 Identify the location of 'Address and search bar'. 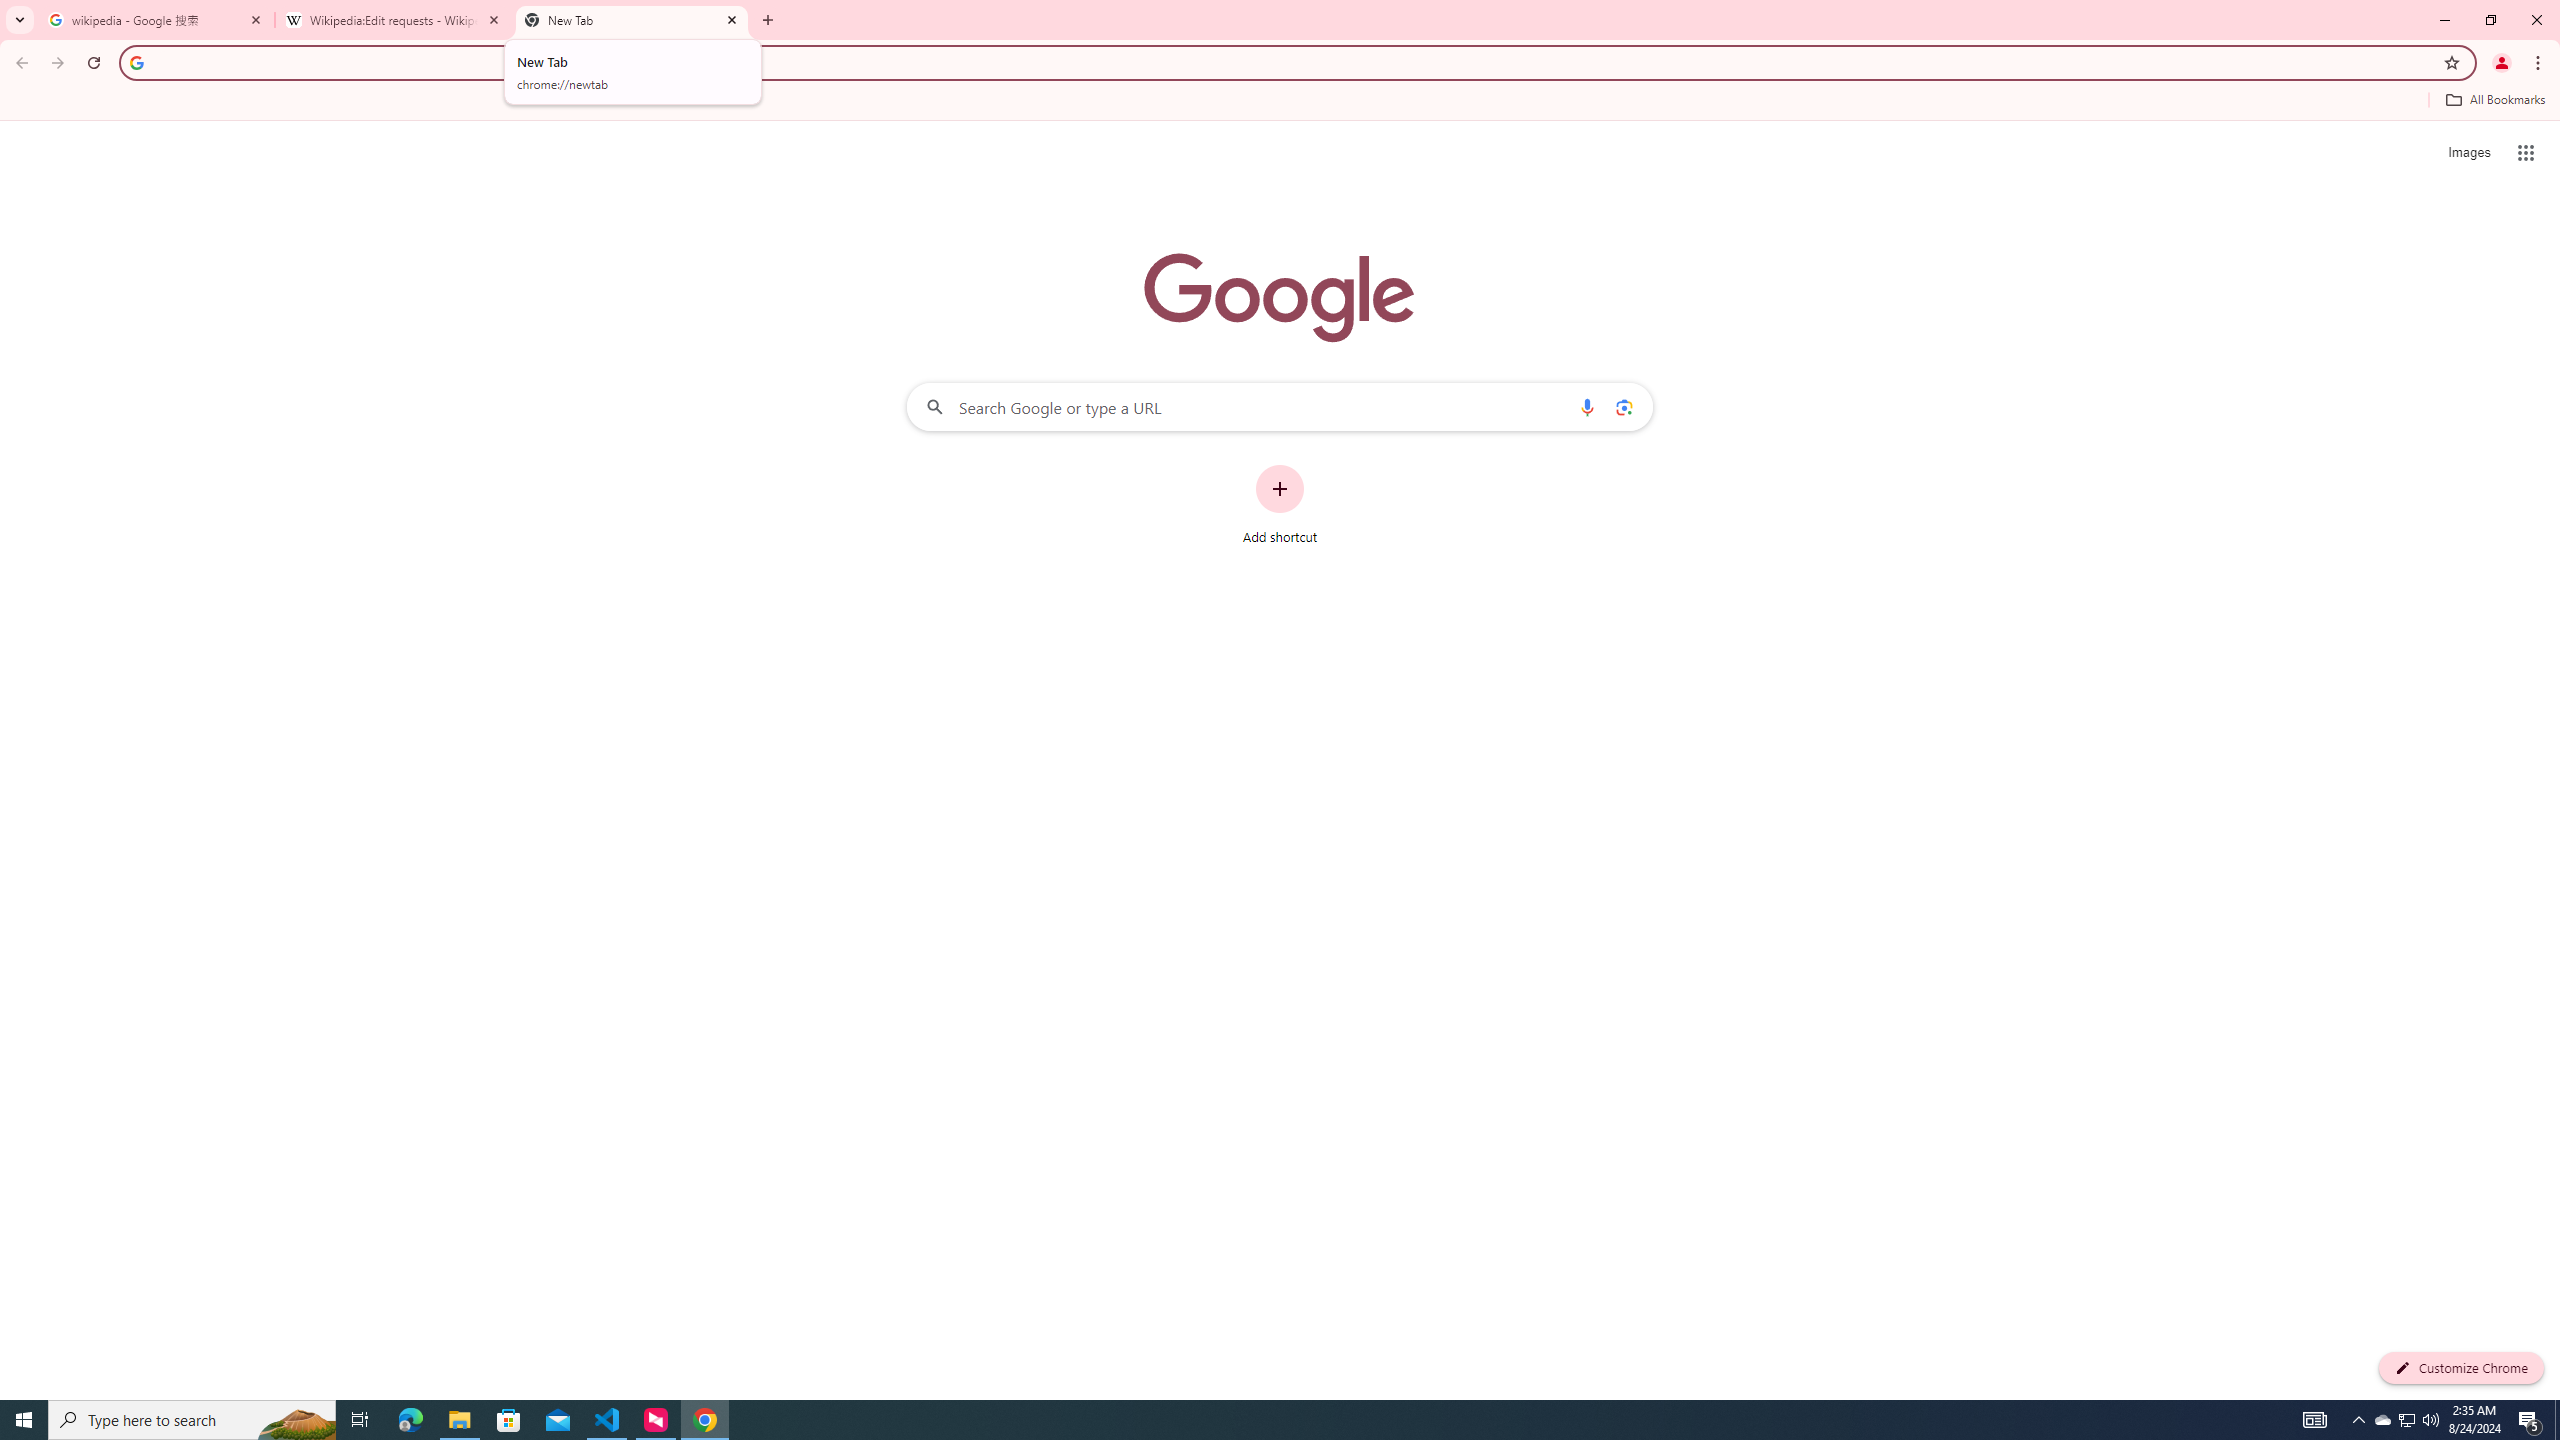
(1293, 61).